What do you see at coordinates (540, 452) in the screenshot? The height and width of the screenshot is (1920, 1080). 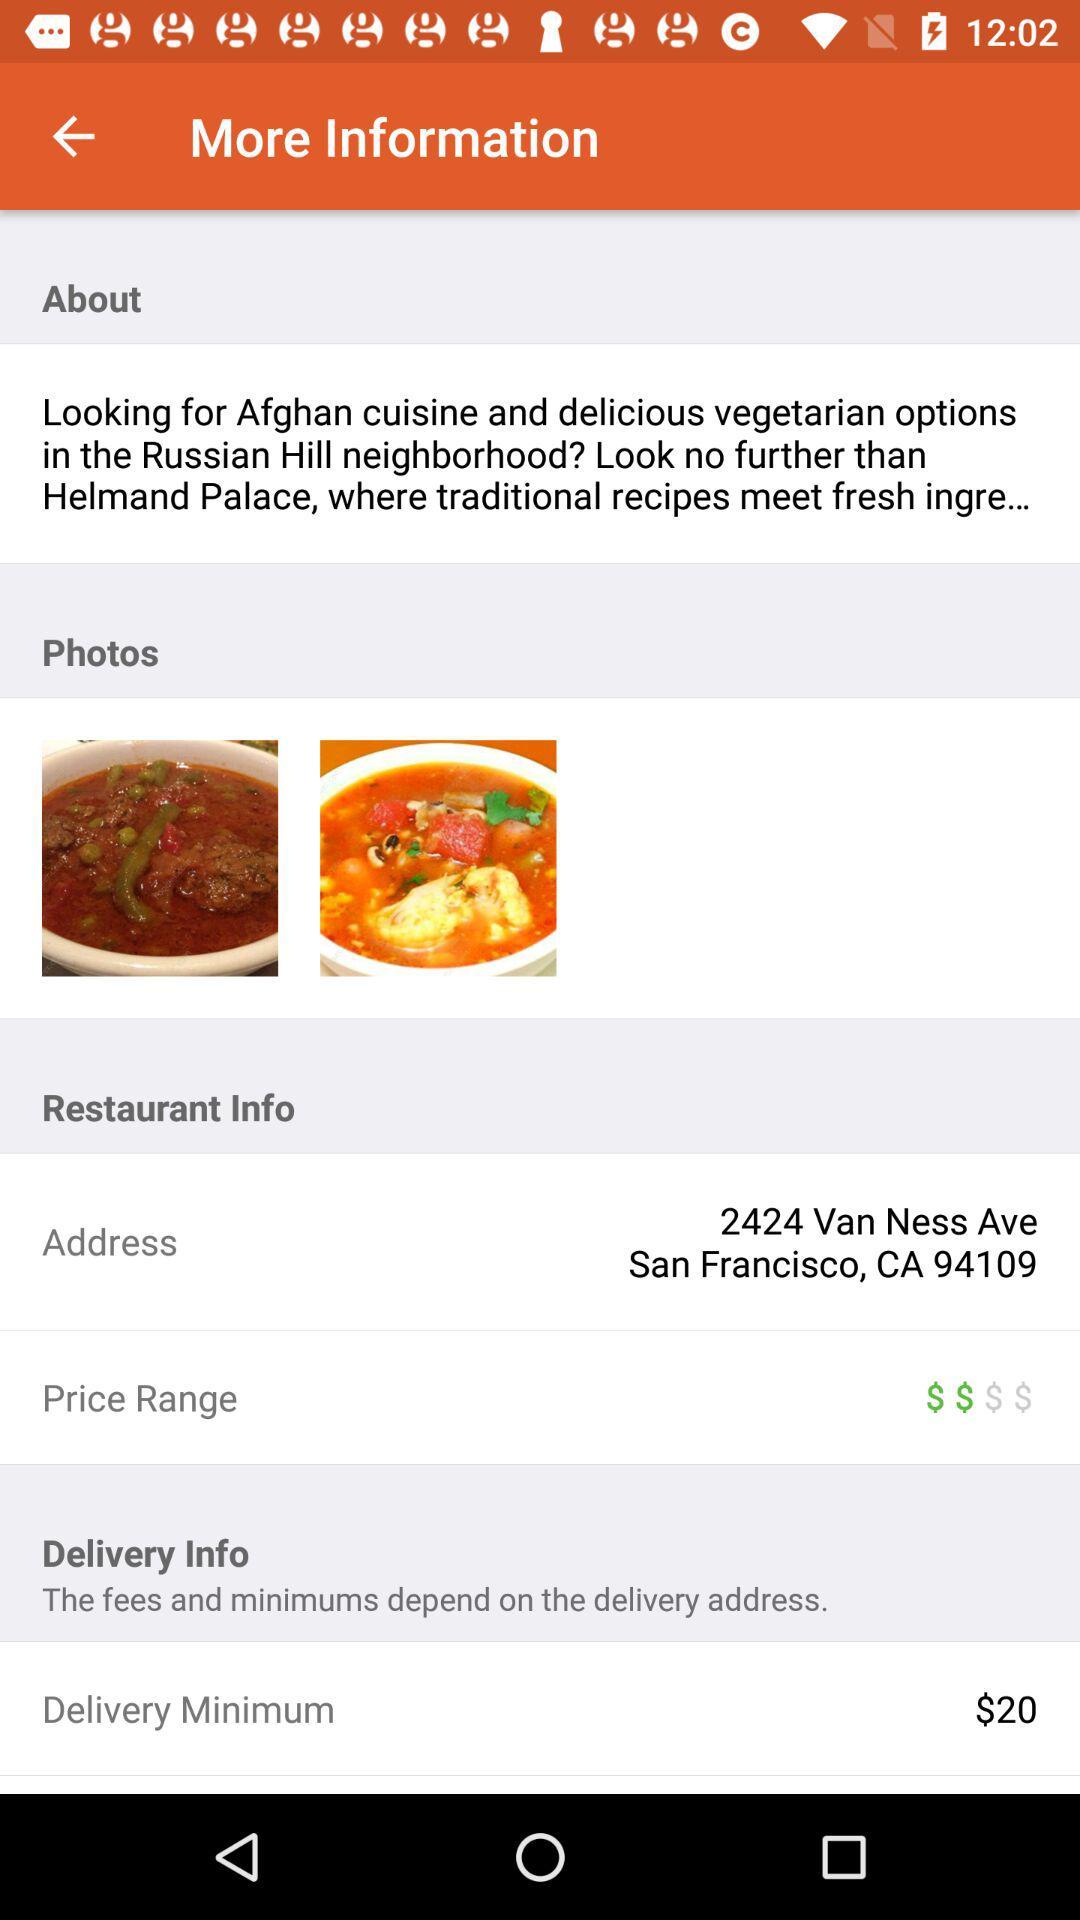 I see `item below about item` at bounding box center [540, 452].